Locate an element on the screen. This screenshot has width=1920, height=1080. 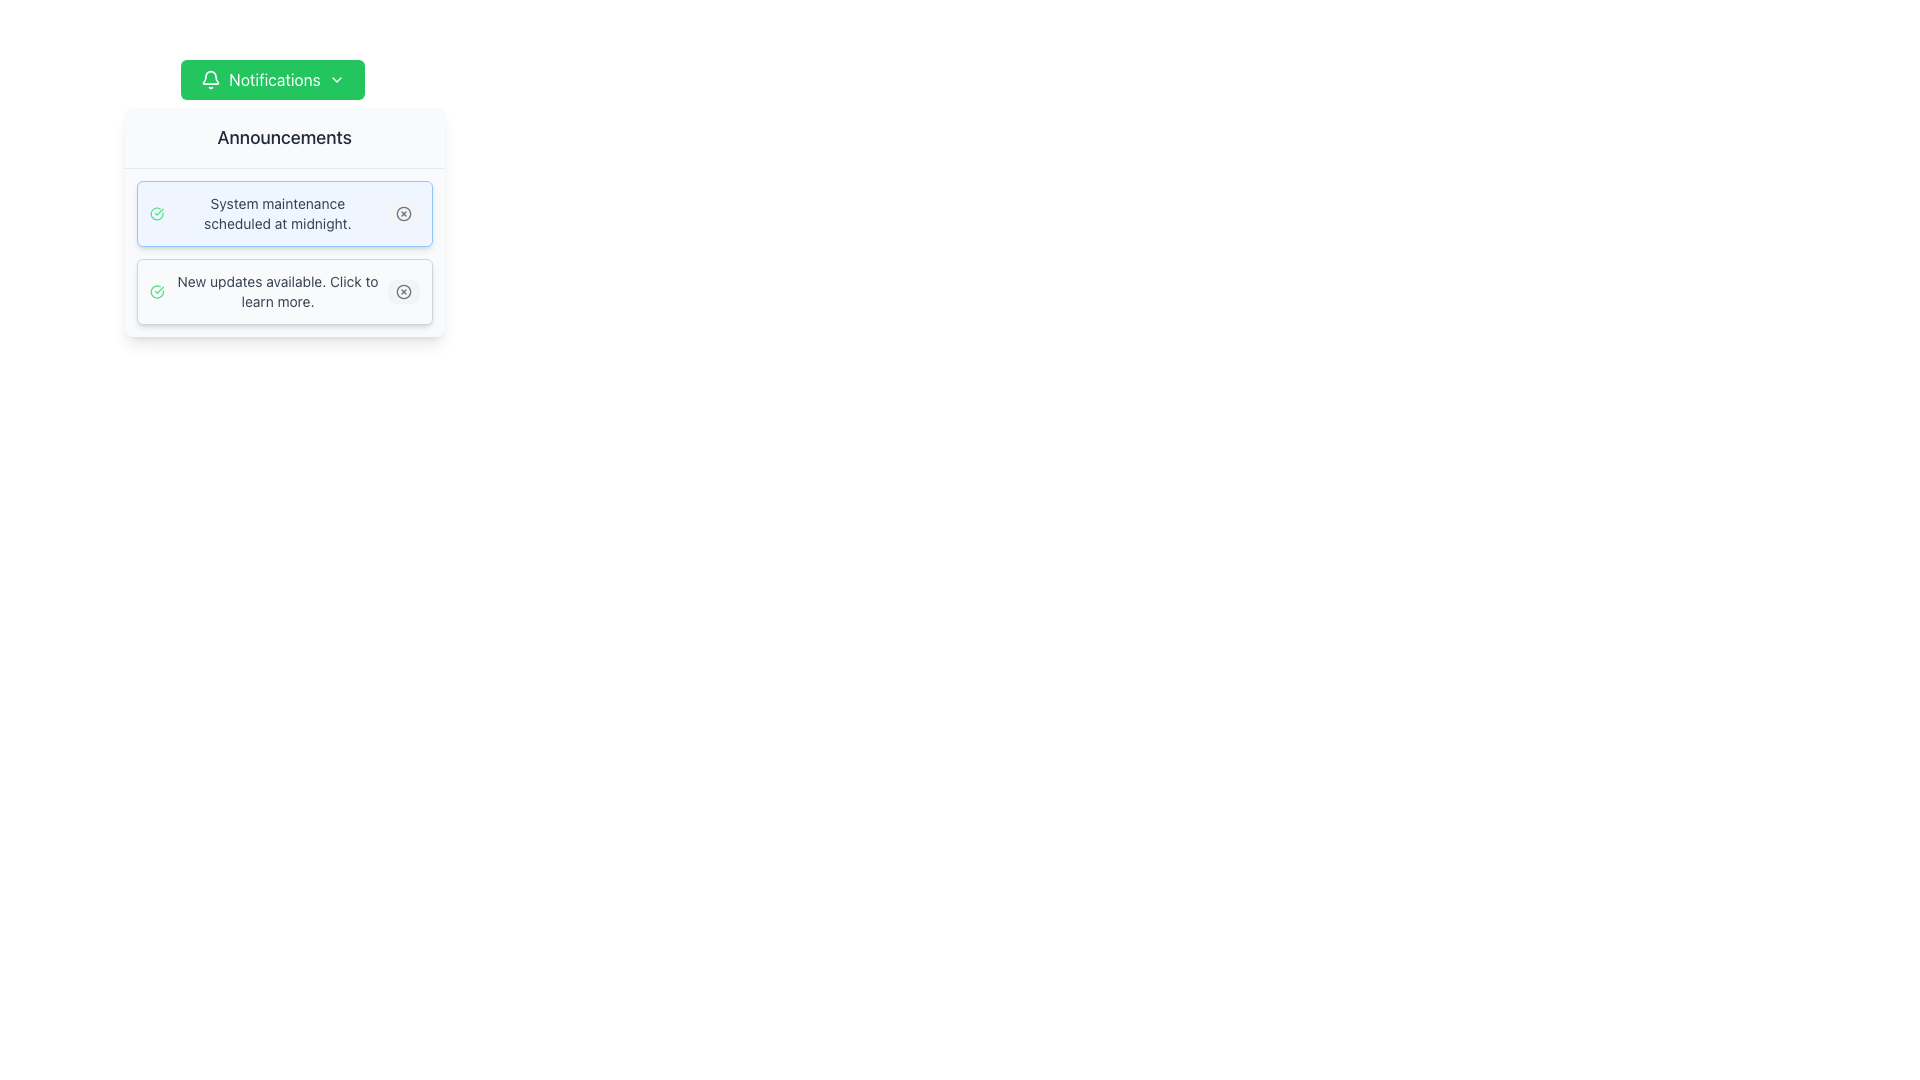
the Text Label that indicates the purpose of the announcements section, positioned below the 'Notifications' header is located at coordinates (283, 137).